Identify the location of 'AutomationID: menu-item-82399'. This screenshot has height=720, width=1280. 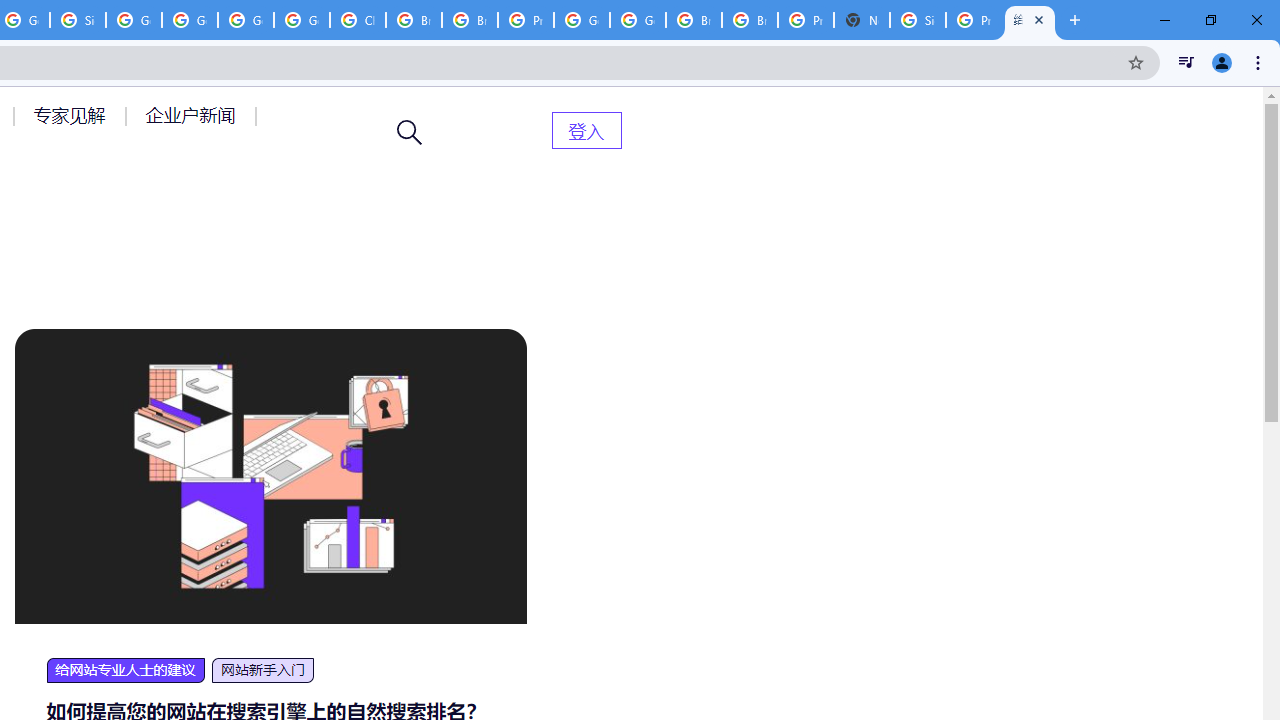
(585, 129).